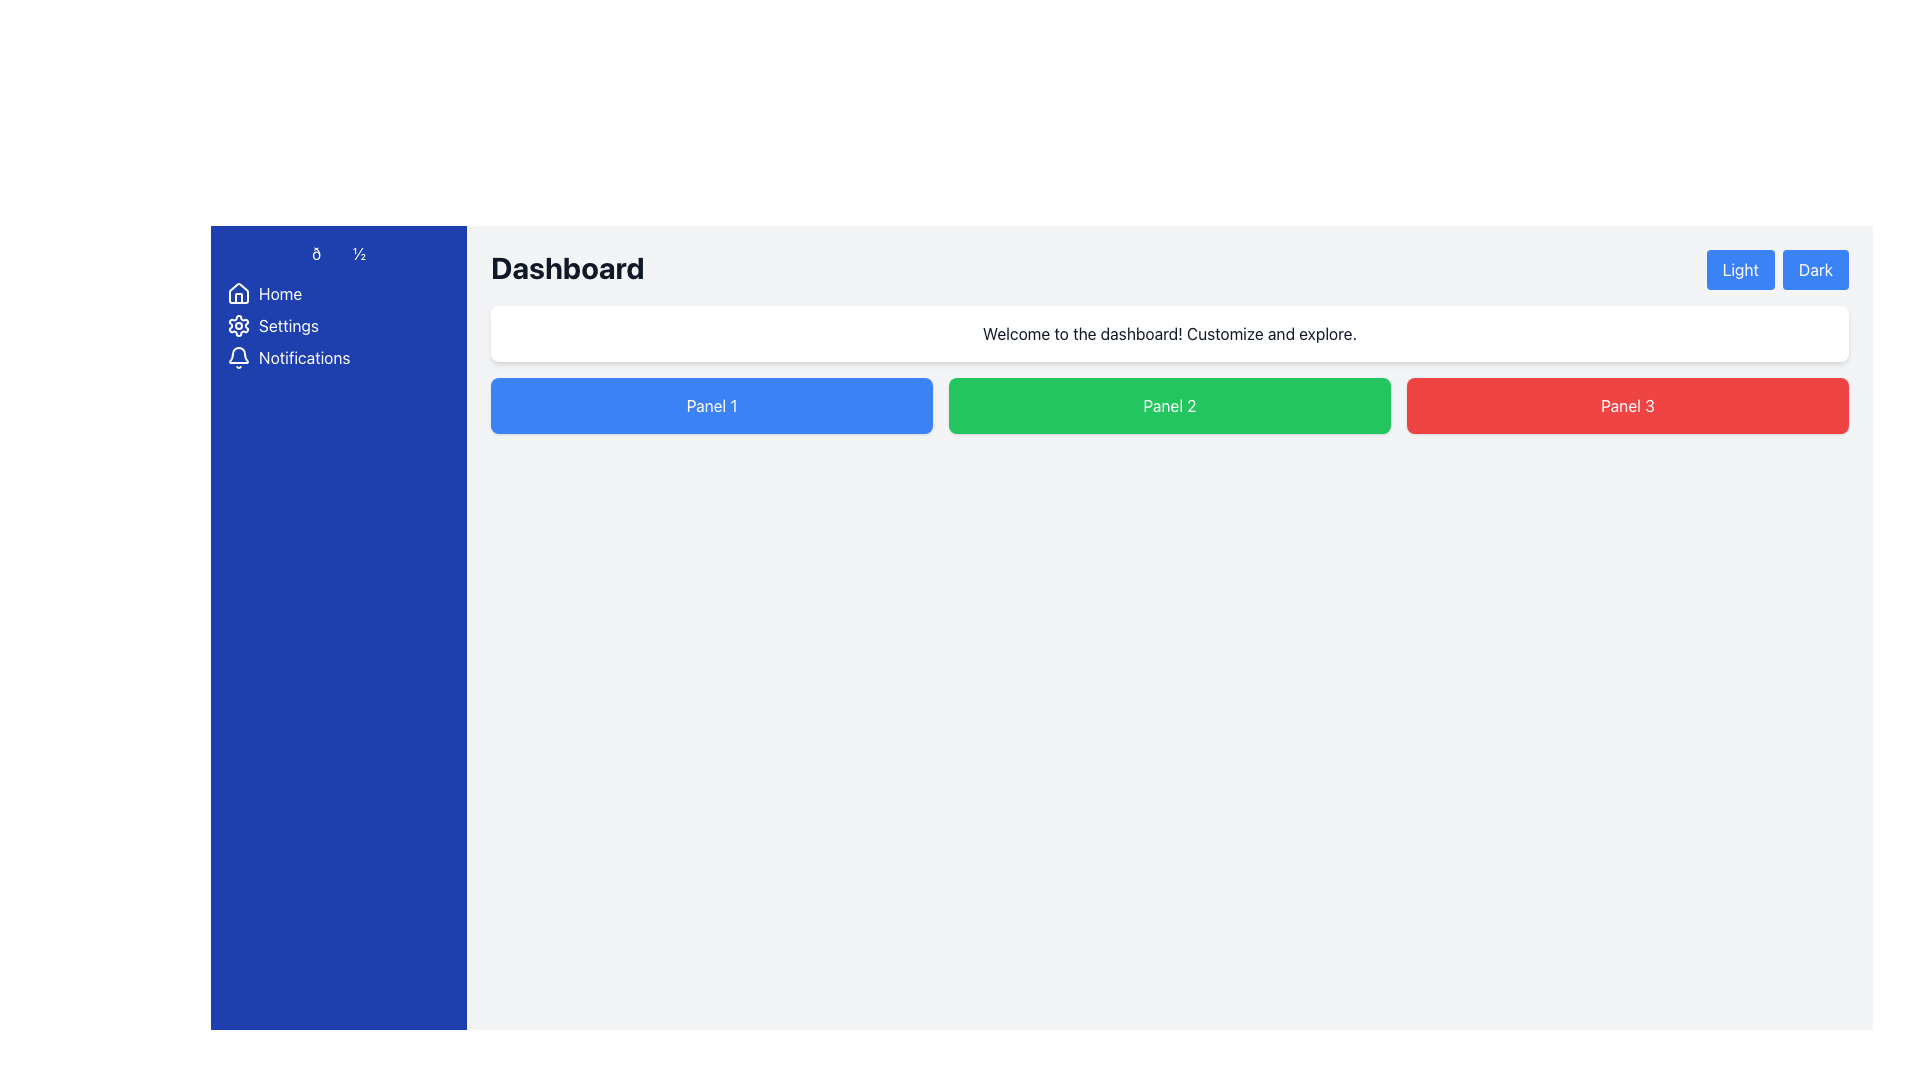 This screenshot has width=1920, height=1080. What do you see at coordinates (711, 405) in the screenshot?
I see `the first panel in the row of three panels, which is located in the upper-middle region of the interface and positioned leftmost among its siblings` at bounding box center [711, 405].